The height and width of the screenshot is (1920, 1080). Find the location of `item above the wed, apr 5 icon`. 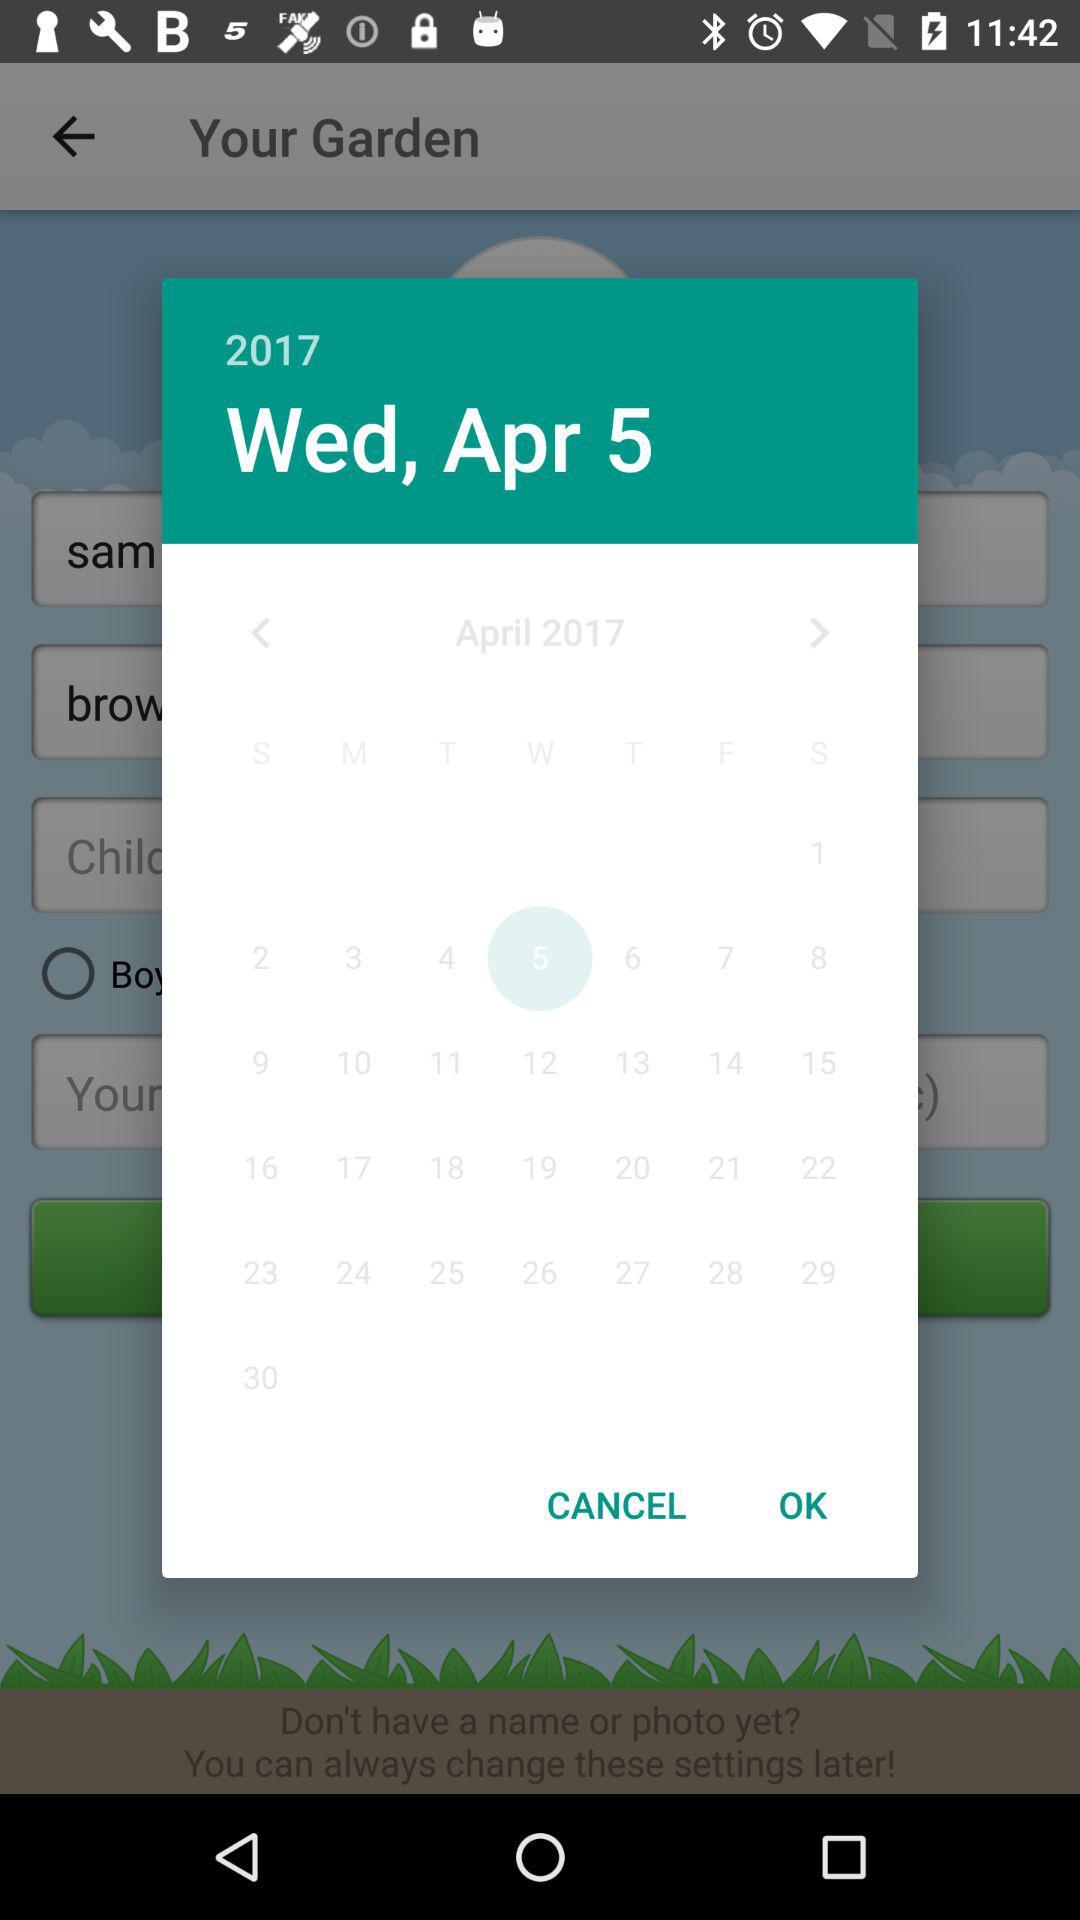

item above the wed, apr 5 icon is located at coordinates (540, 327).